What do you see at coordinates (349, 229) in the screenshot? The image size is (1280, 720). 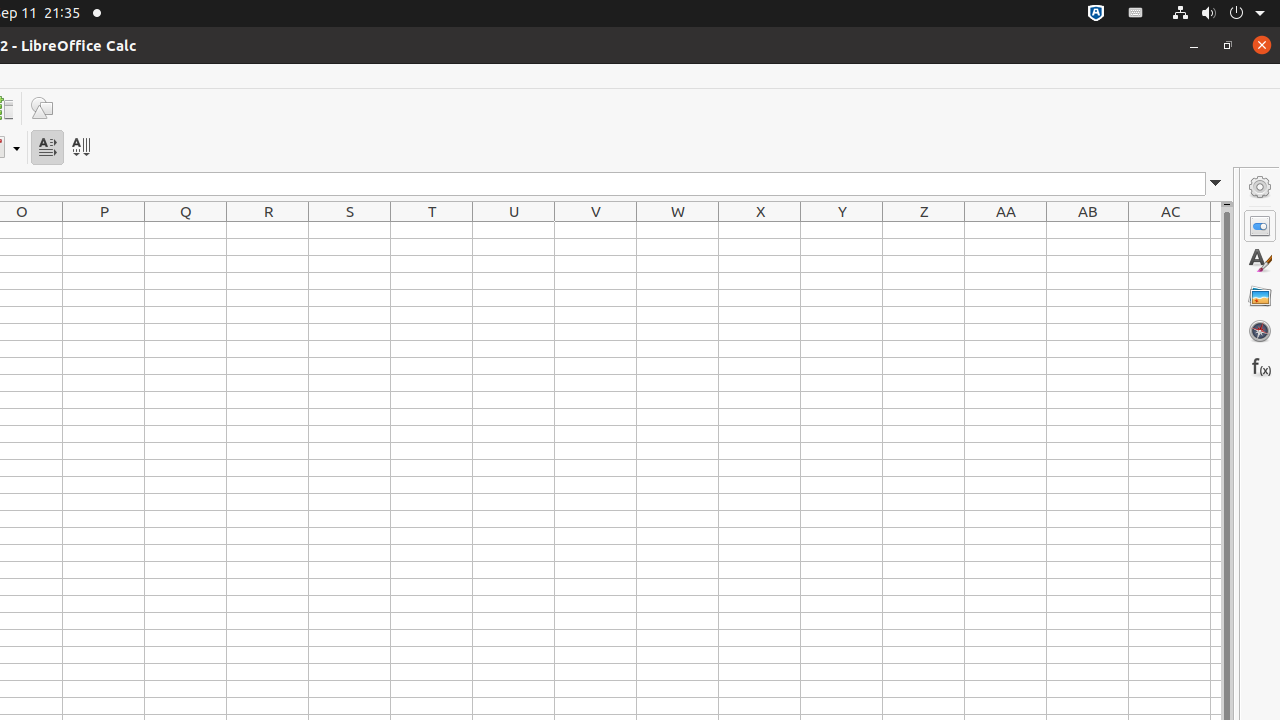 I see `'S1'` at bounding box center [349, 229].